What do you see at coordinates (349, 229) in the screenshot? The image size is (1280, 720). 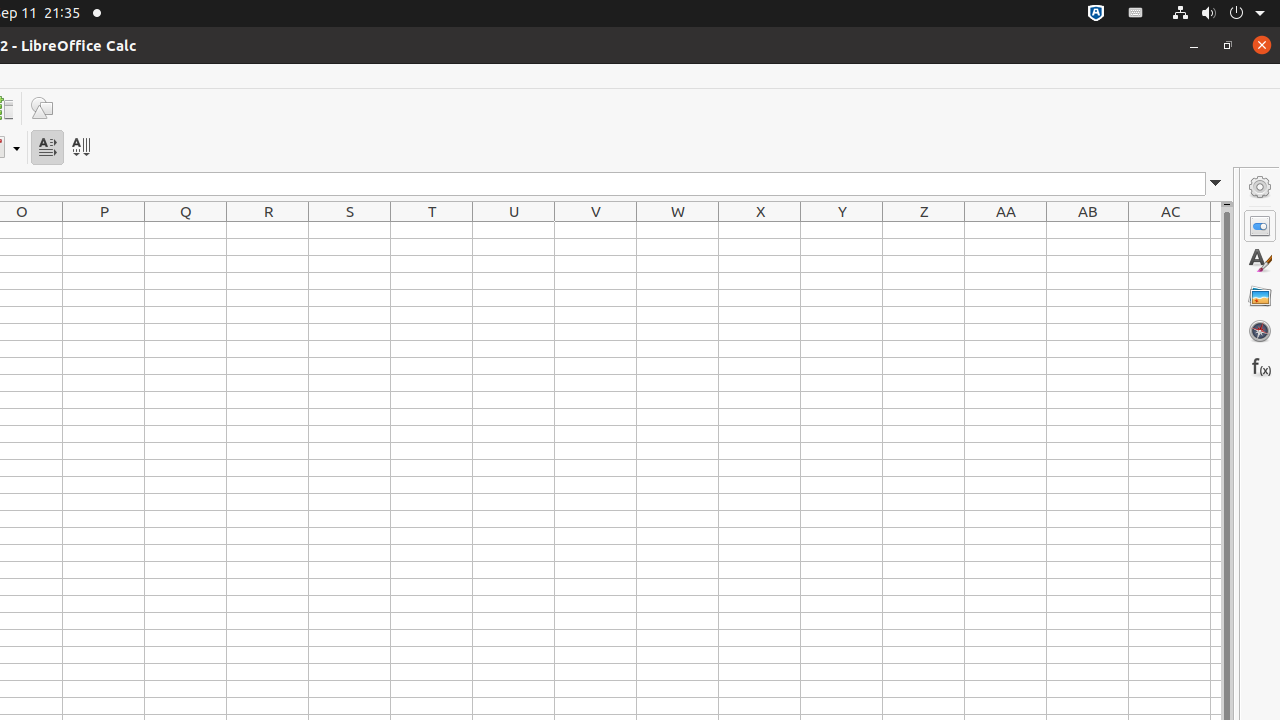 I see `'S1'` at bounding box center [349, 229].